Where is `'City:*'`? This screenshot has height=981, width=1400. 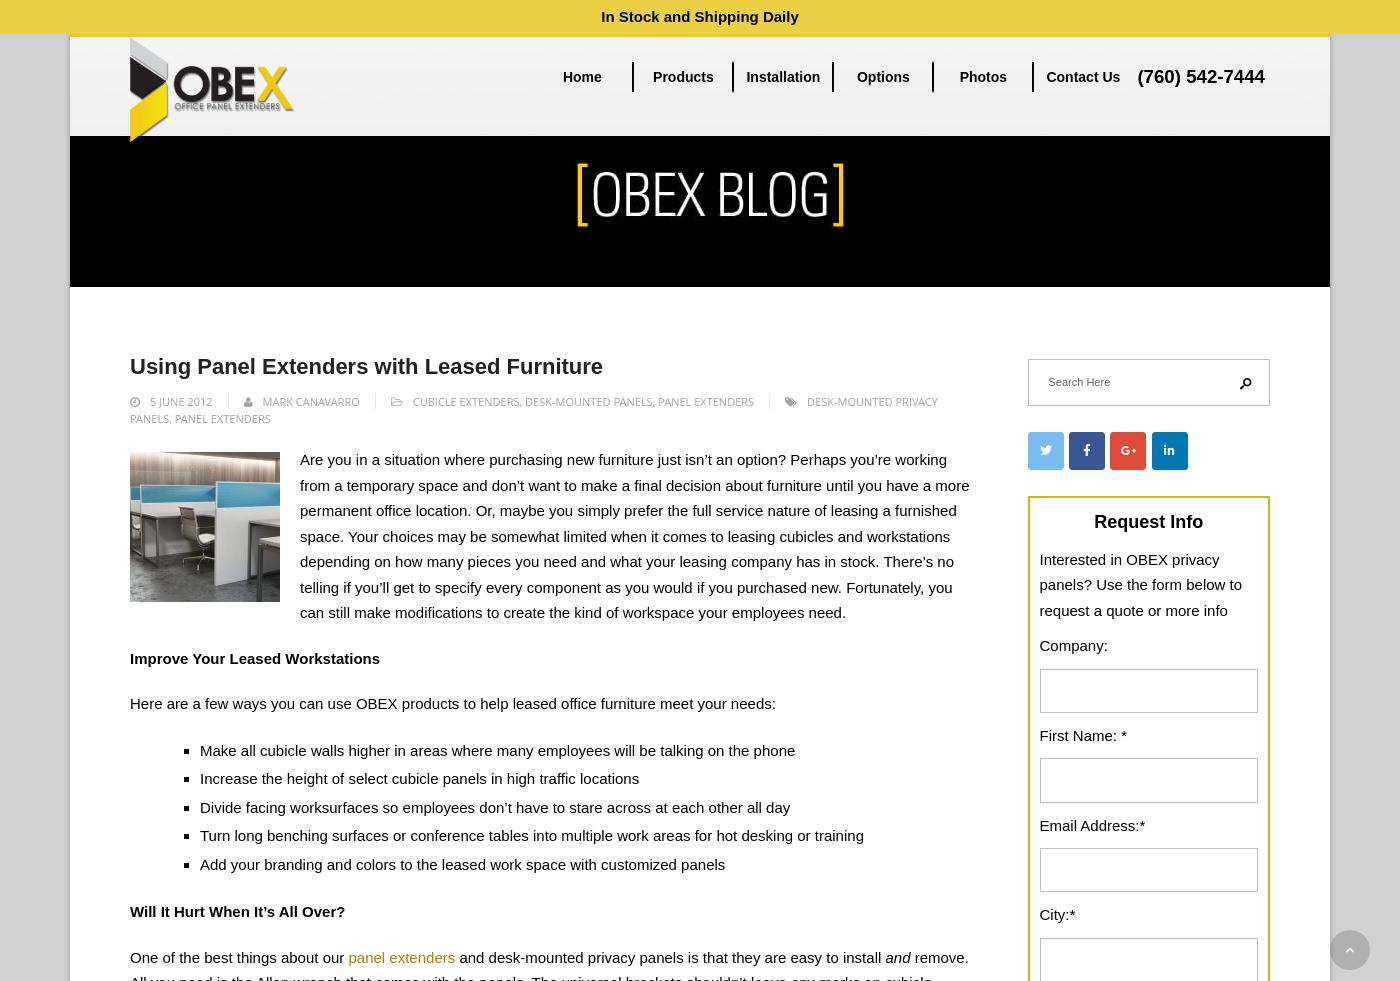
'City:*' is located at coordinates (1057, 914).